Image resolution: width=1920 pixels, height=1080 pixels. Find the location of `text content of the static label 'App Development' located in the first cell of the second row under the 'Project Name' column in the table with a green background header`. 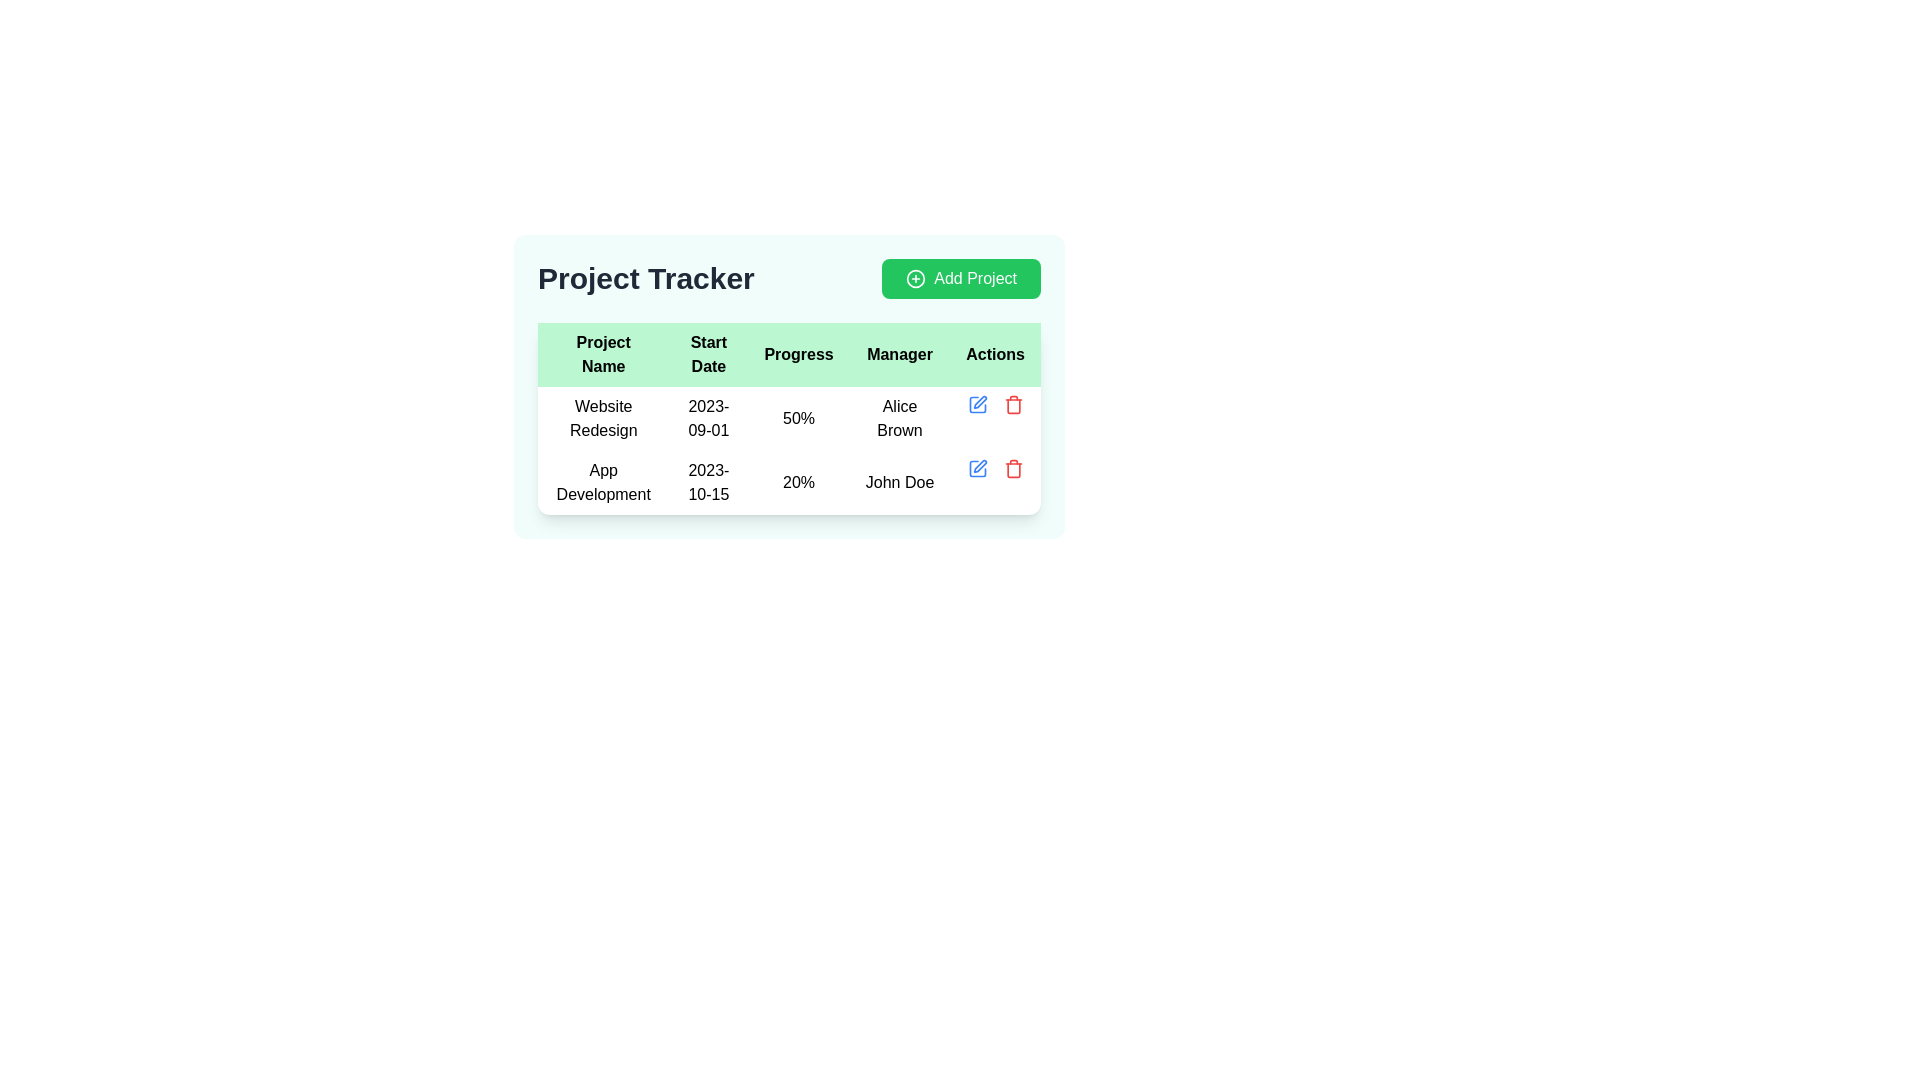

text content of the static label 'App Development' located in the first cell of the second row under the 'Project Name' column in the table with a green background header is located at coordinates (602, 482).